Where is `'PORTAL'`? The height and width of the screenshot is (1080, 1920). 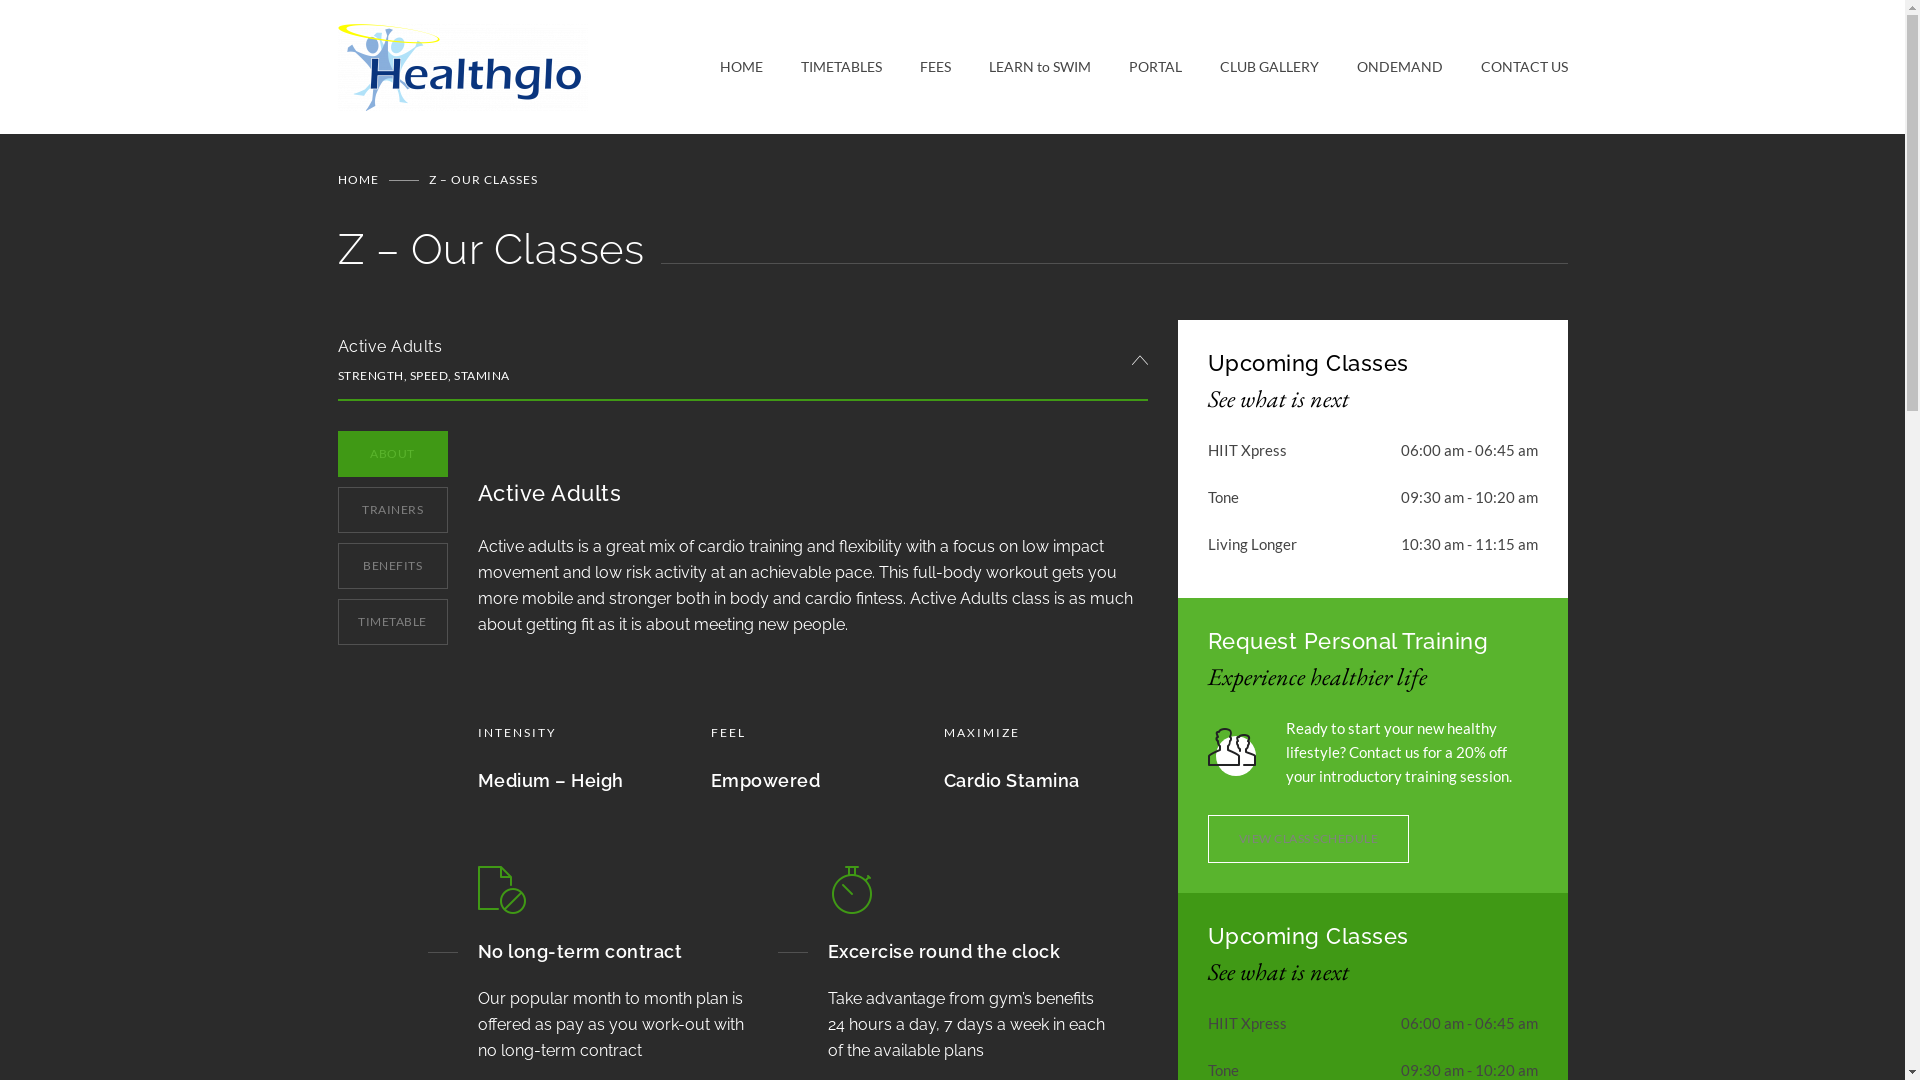 'PORTAL' is located at coordinates (1135, 65).